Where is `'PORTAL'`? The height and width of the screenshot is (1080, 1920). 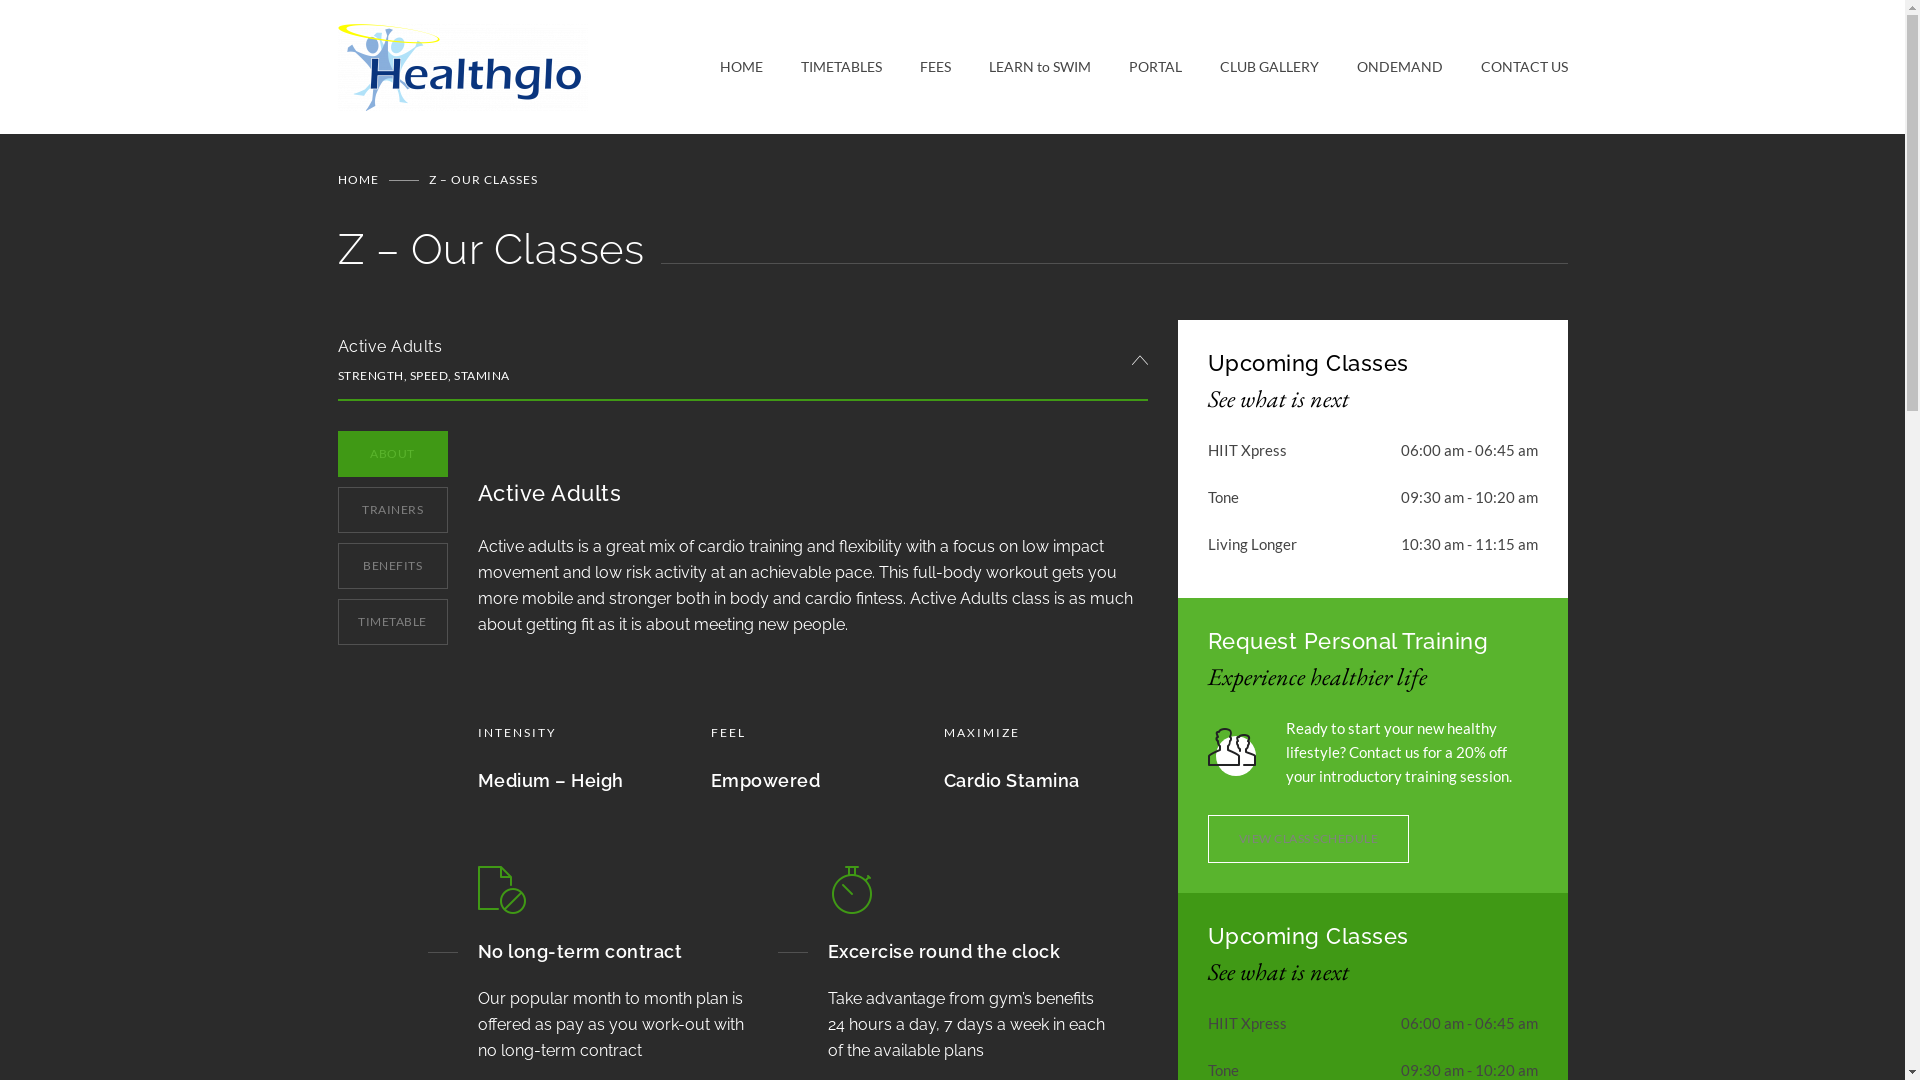 'PORTAL' is located at coordinates (1135, 65).